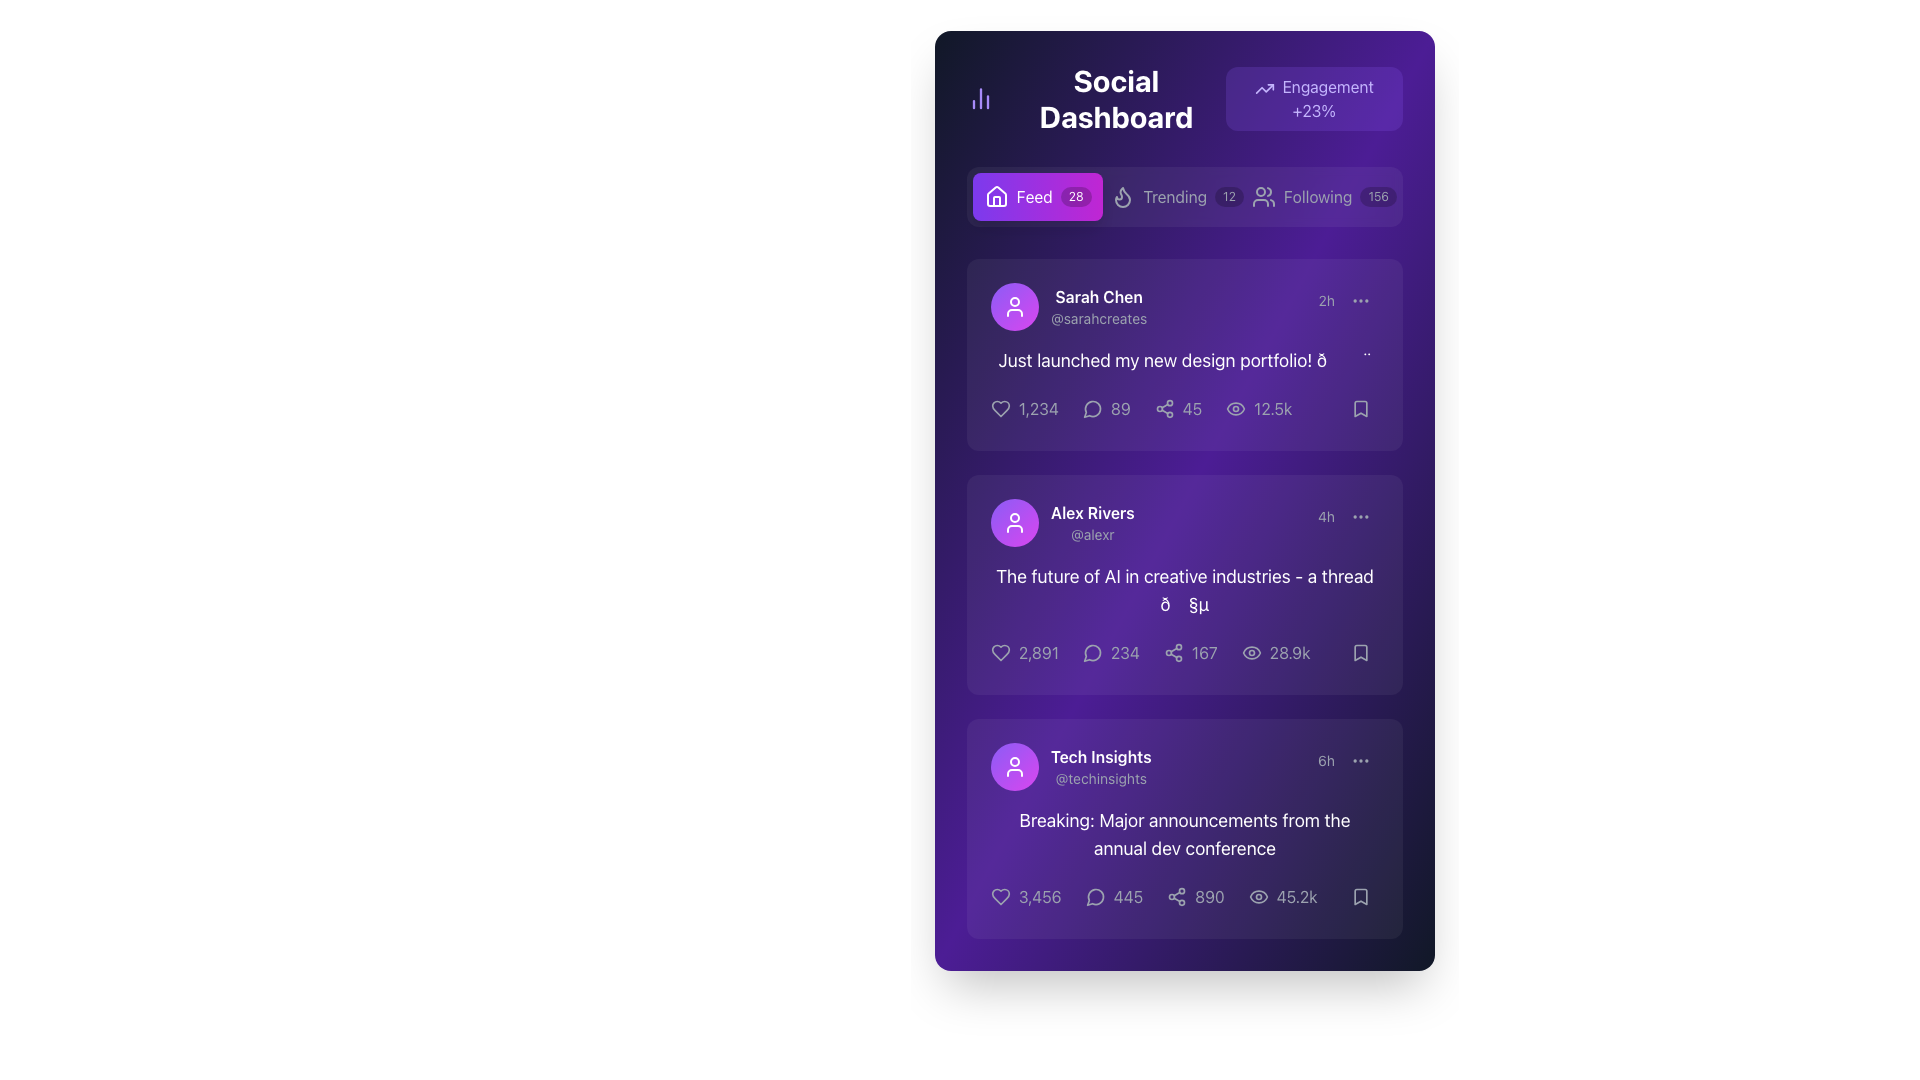  I want to click on text label displaying 'Tech Insights', which is prominently styled in bold white font against a purple background, located near the top-left of a card in a feed, so click(1100, 756).